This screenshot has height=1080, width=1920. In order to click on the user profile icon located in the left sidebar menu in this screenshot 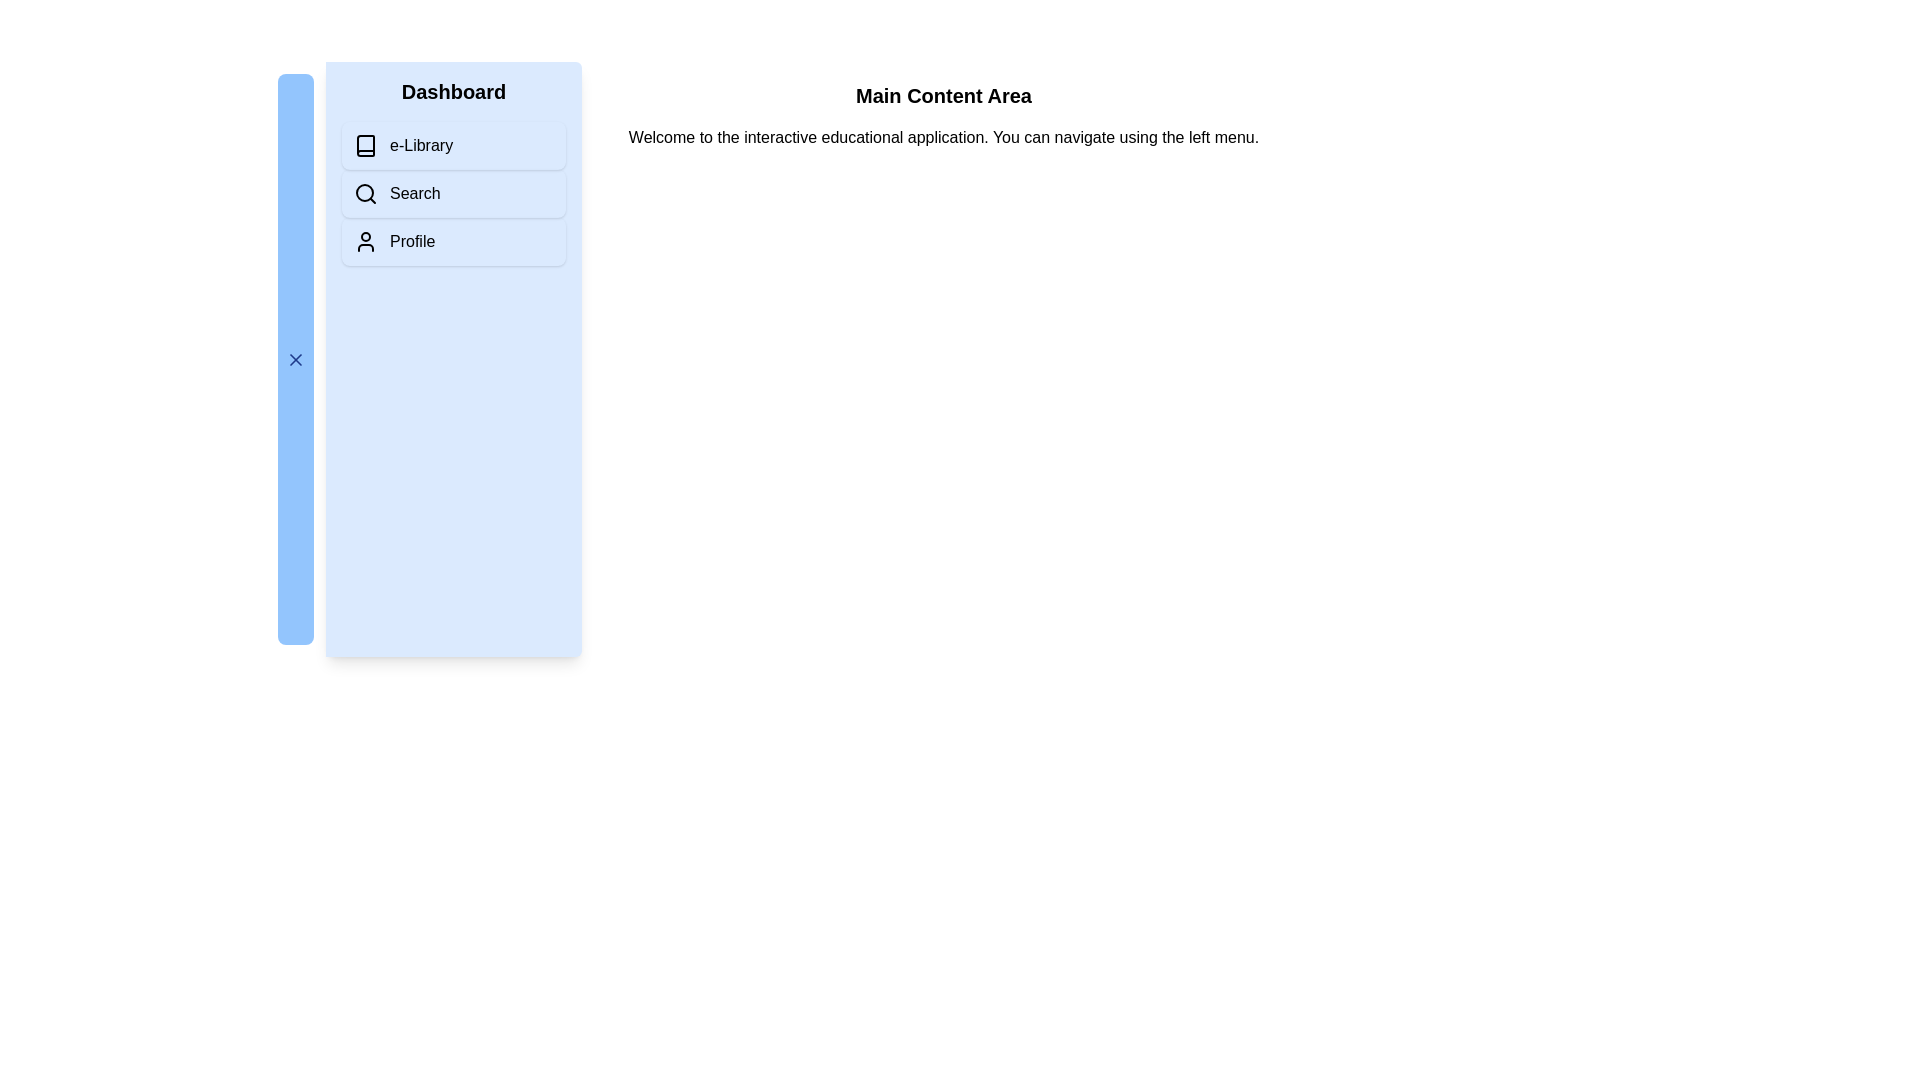, I will do `click(365, 241)`.